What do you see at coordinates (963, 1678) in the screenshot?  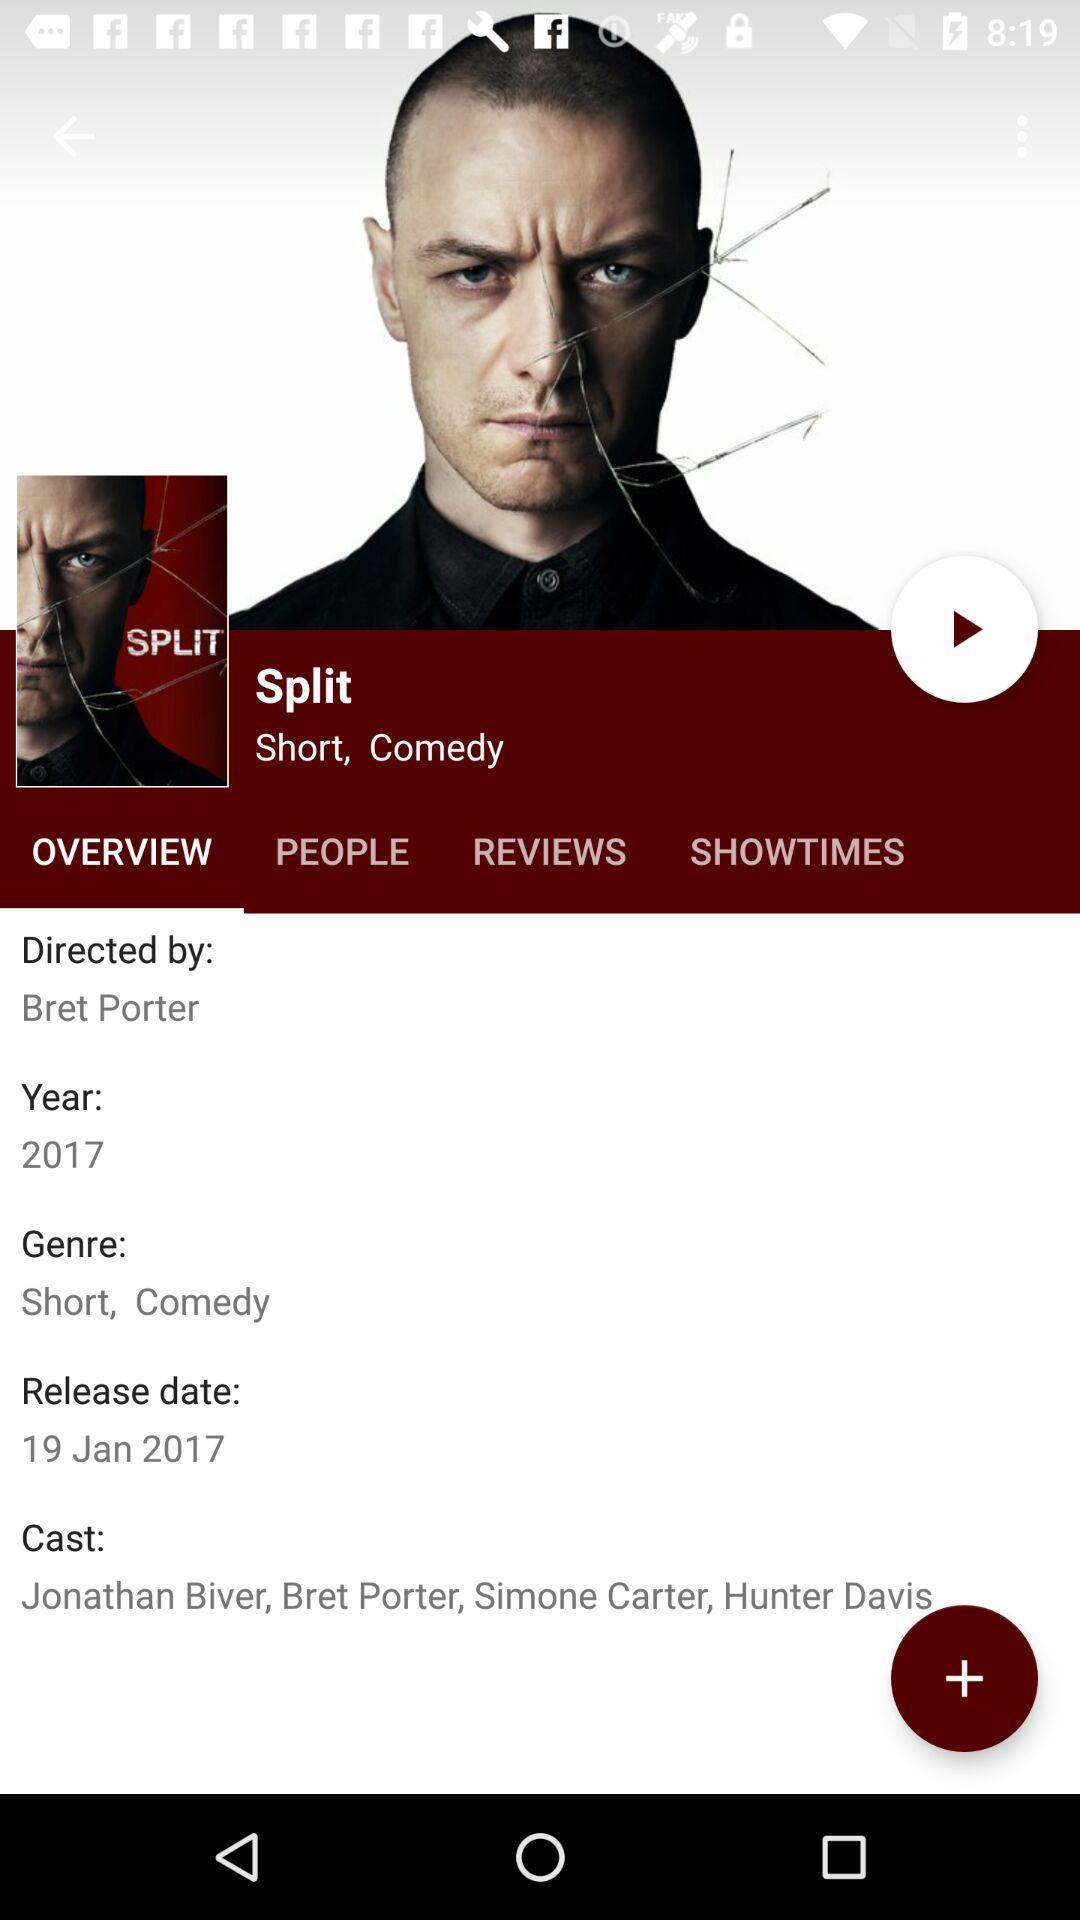 I see `to play` at bounding box center [963, 1678].